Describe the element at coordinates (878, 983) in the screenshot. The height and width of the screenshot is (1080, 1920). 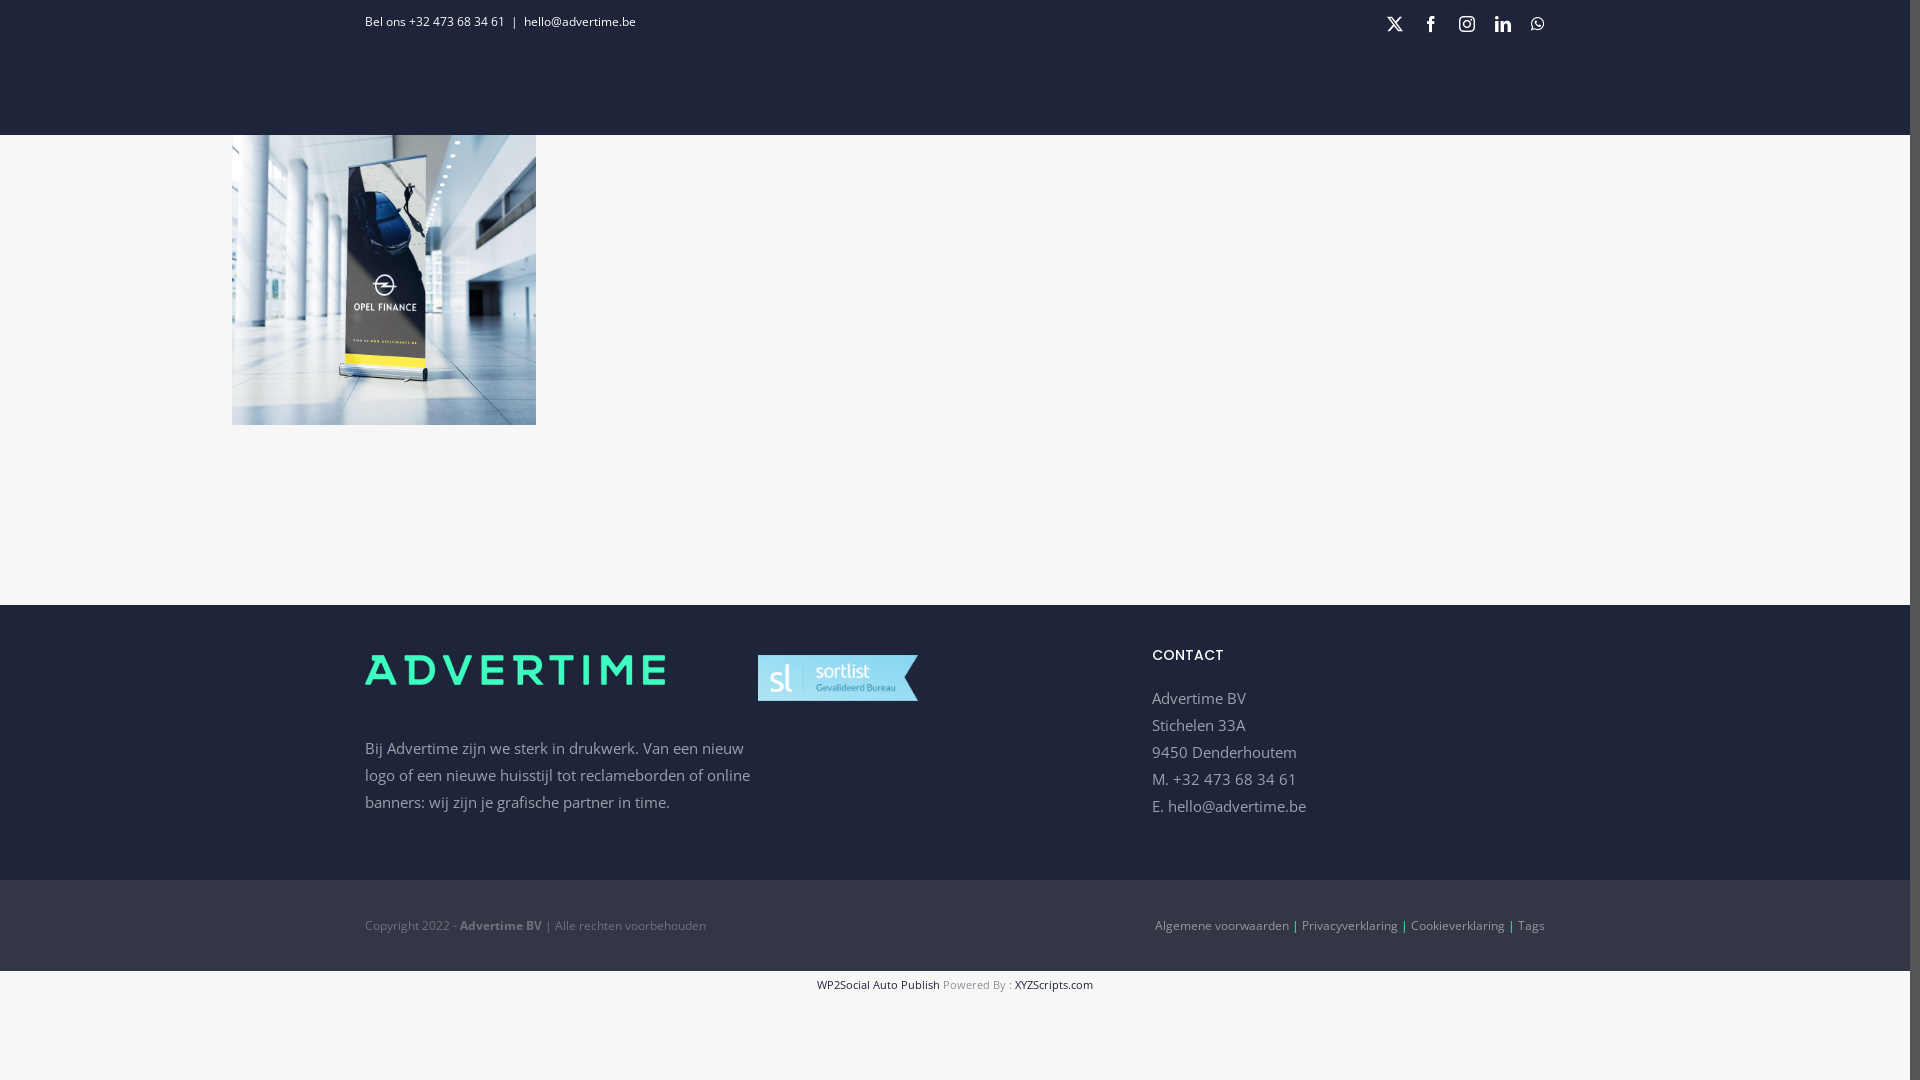
I see `'WP2Social Auto Publish'` at that location.